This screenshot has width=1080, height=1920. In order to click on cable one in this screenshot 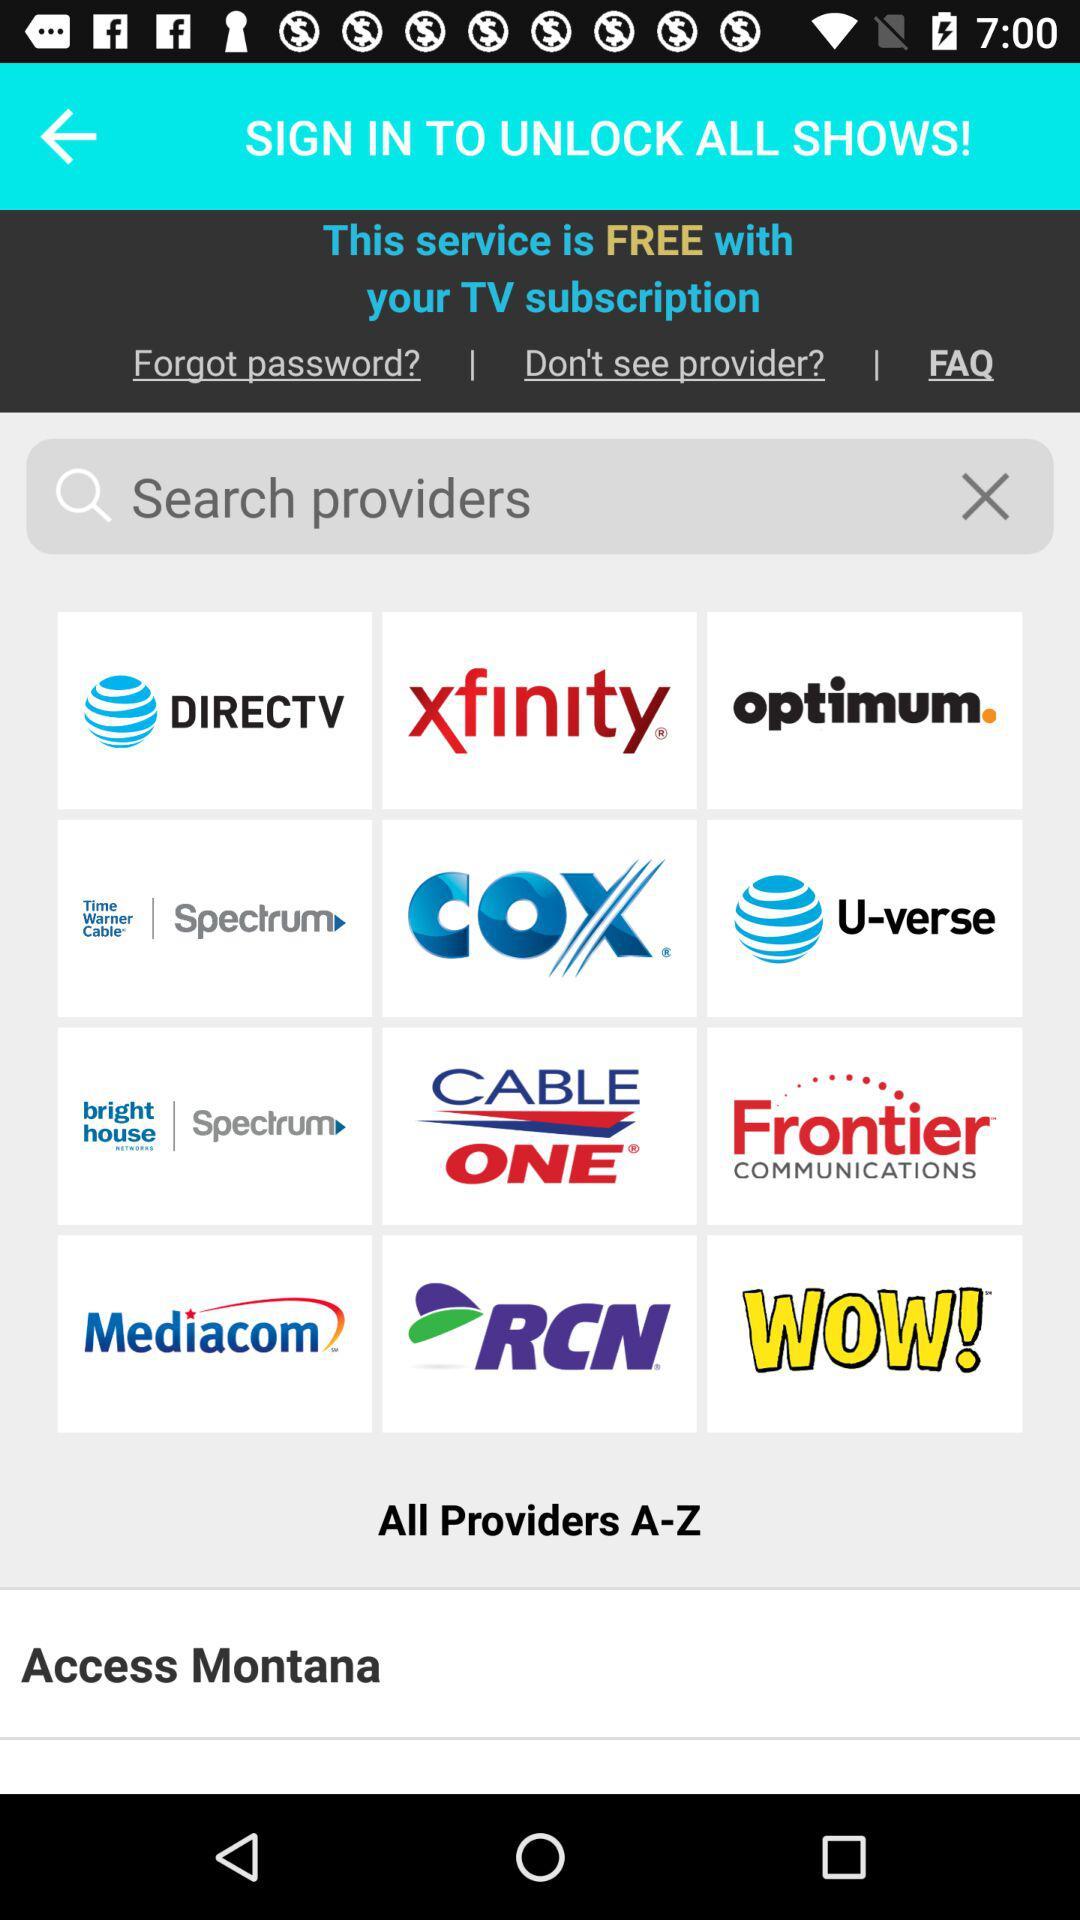, I will do `click(538, 1126)`.